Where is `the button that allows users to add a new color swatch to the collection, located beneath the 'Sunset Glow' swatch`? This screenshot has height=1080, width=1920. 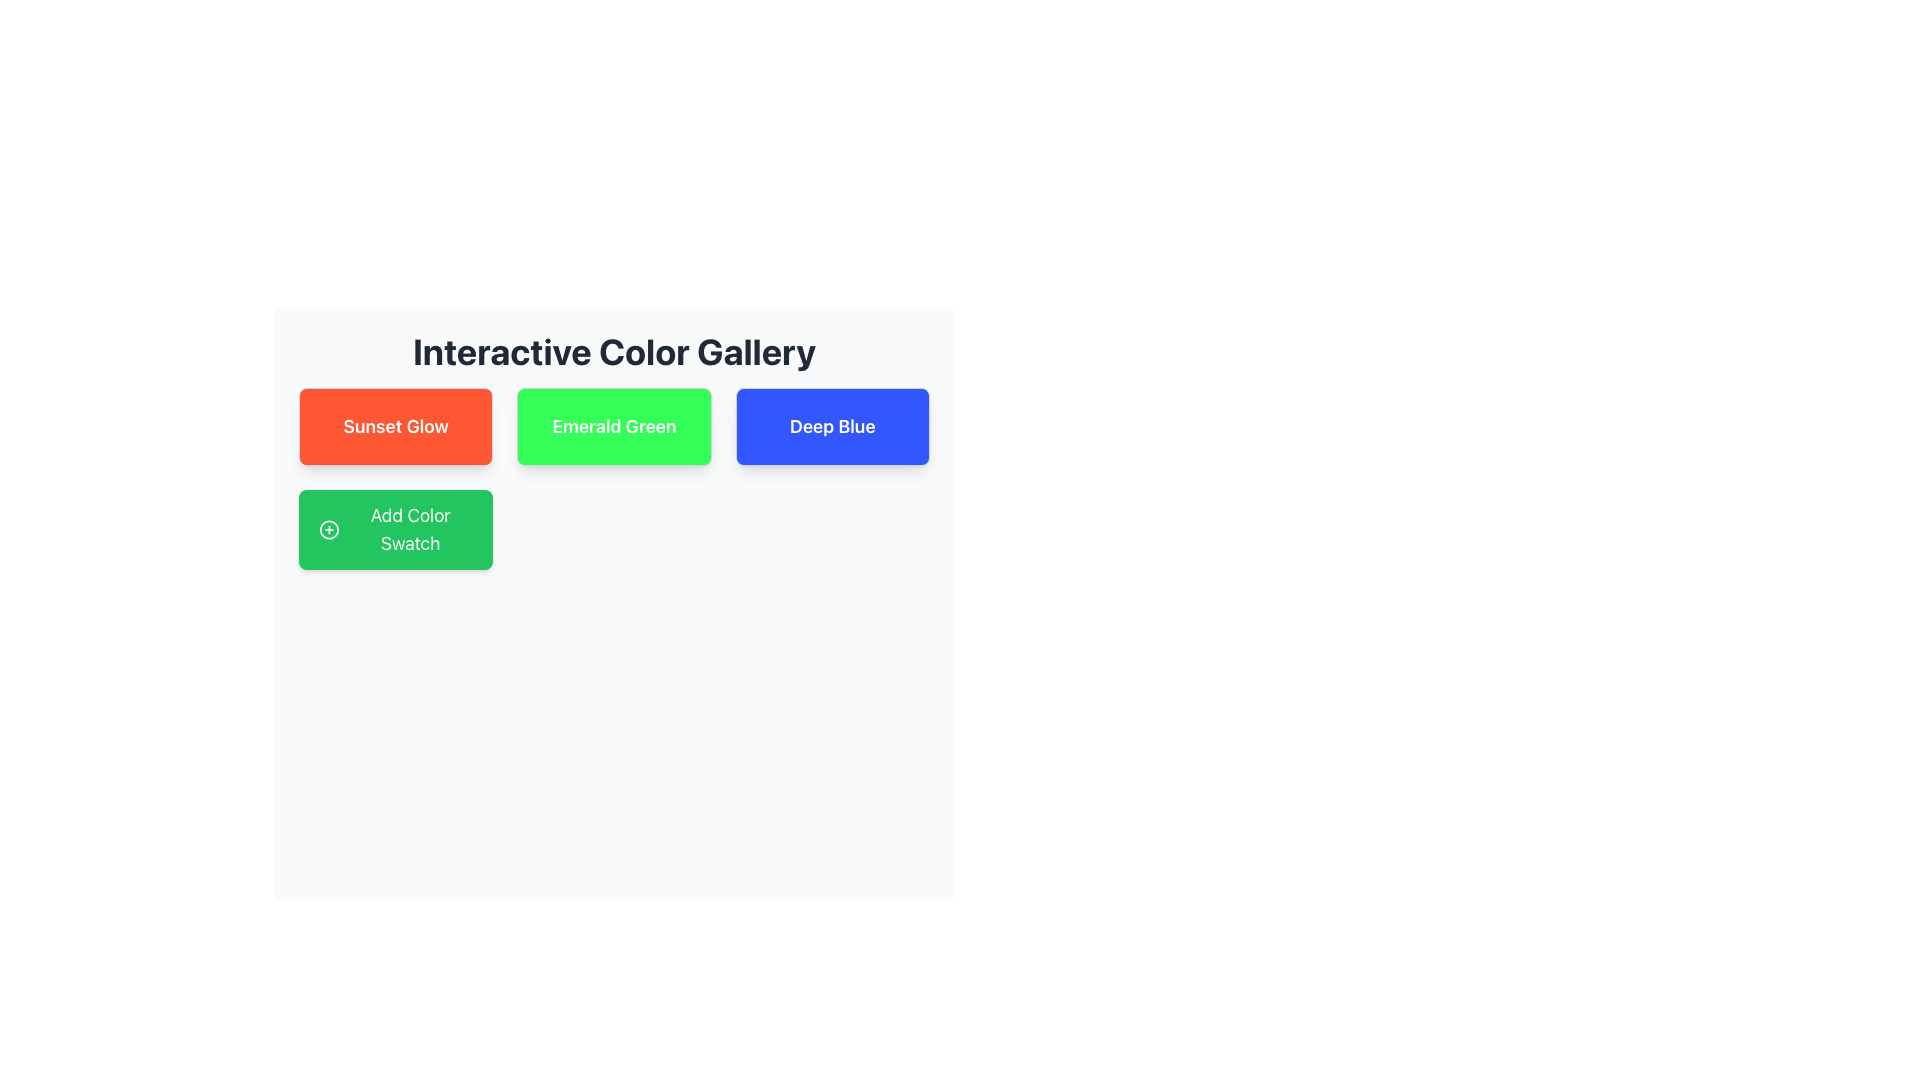 the button that allows users to add a new color swatch to the collection, located beneath the 'Sunset Glow' swatch is located at coordinates (396, 528).